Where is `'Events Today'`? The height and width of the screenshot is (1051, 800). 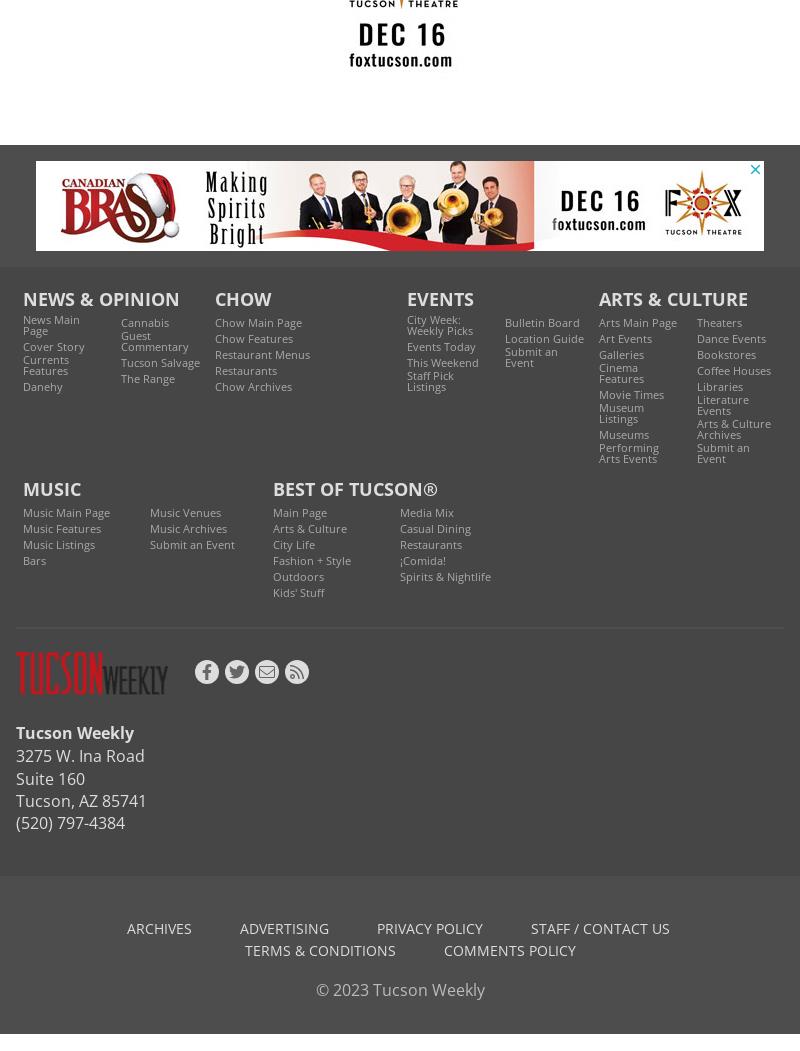
'Events Today' is located at coordinates (440, 346).